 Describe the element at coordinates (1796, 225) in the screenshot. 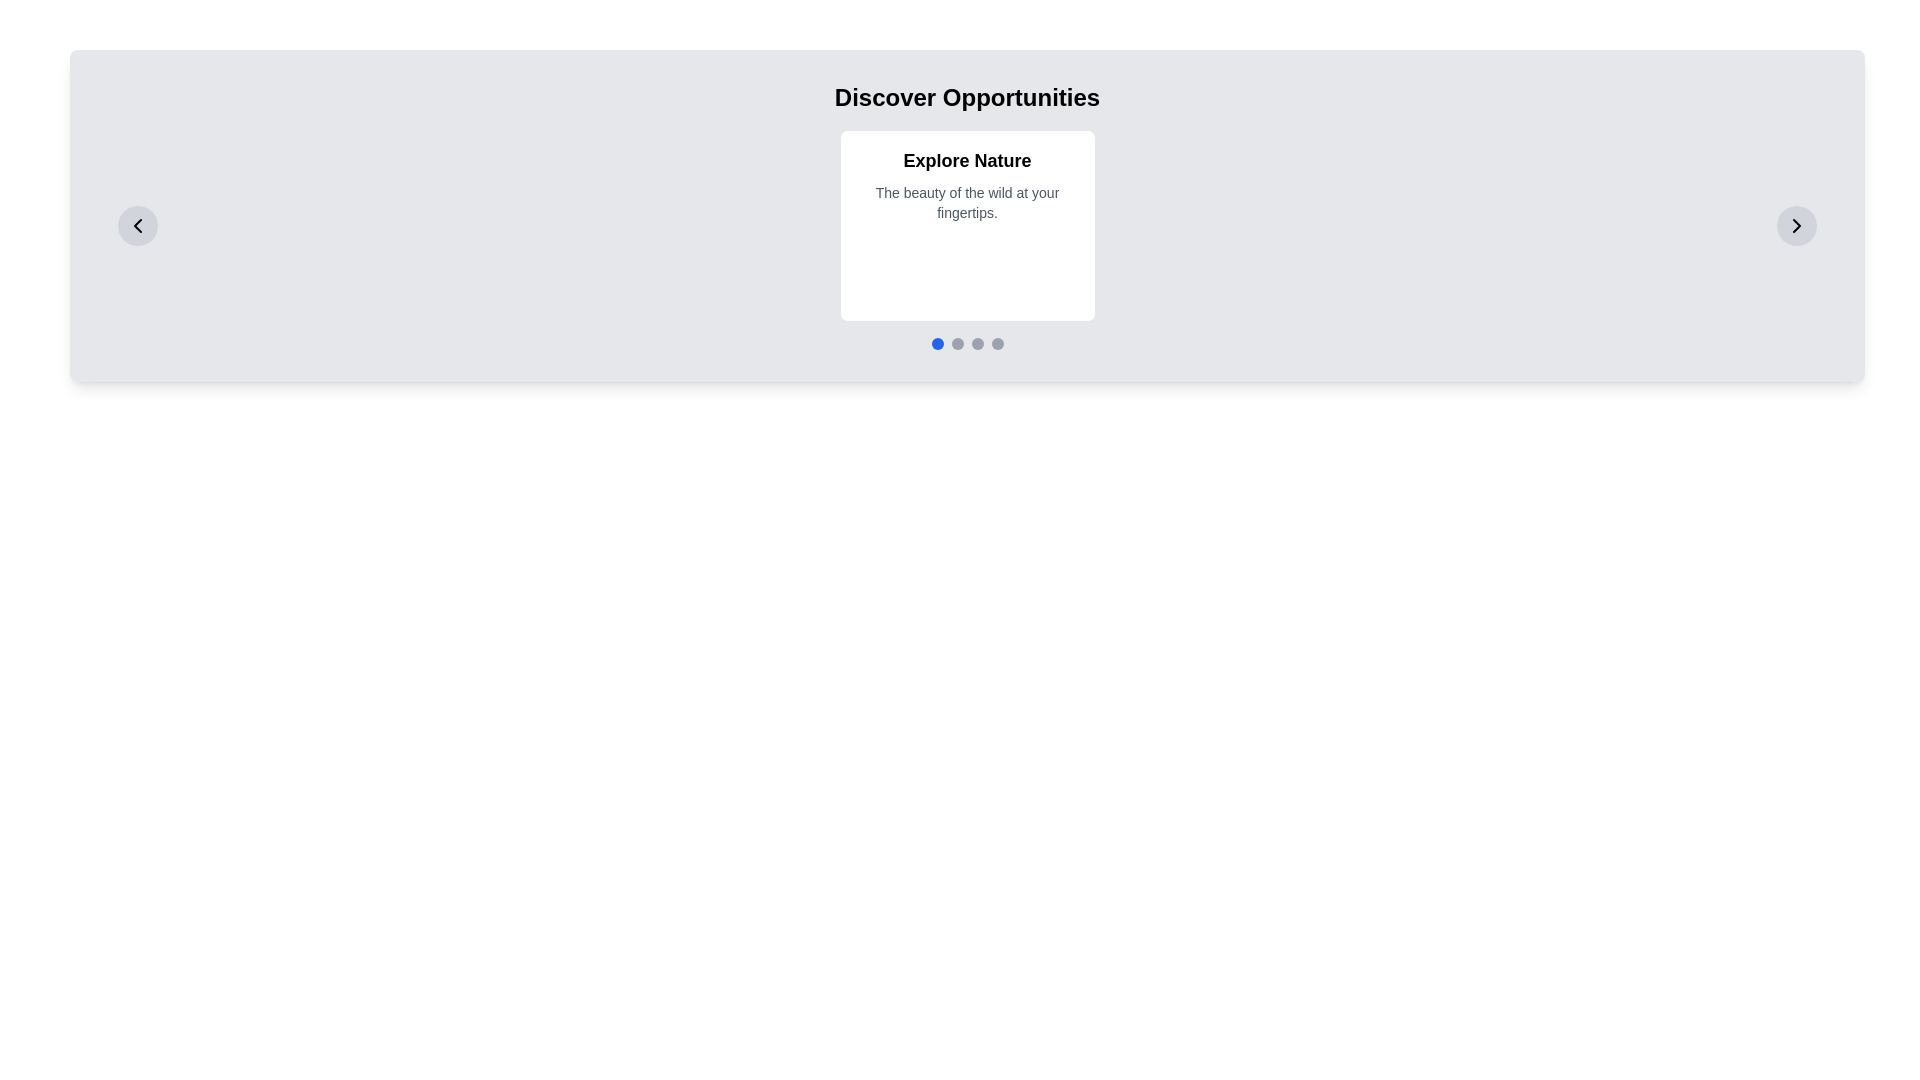

I see `the far-right navigation button` at that location.